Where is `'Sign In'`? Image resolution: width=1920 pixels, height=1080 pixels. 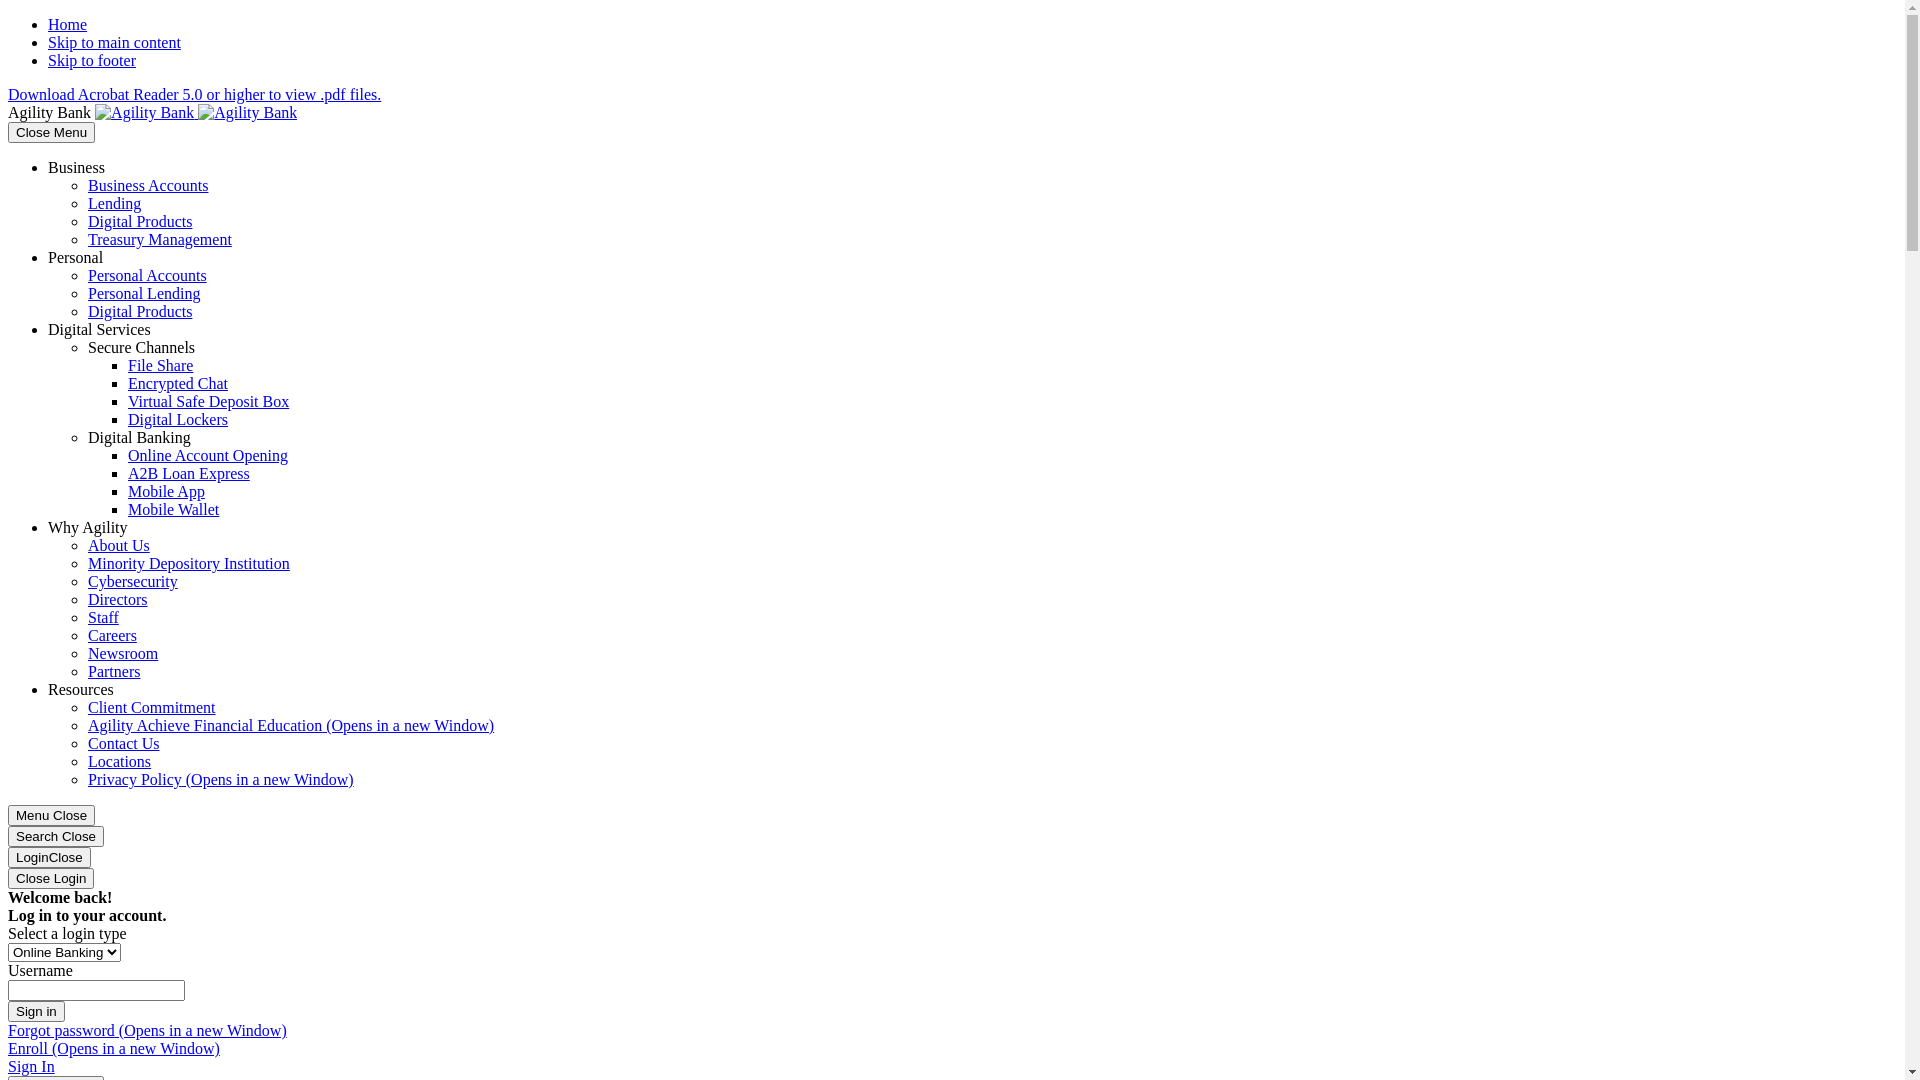 'Sign In' is located at coordinates (31, 1065).